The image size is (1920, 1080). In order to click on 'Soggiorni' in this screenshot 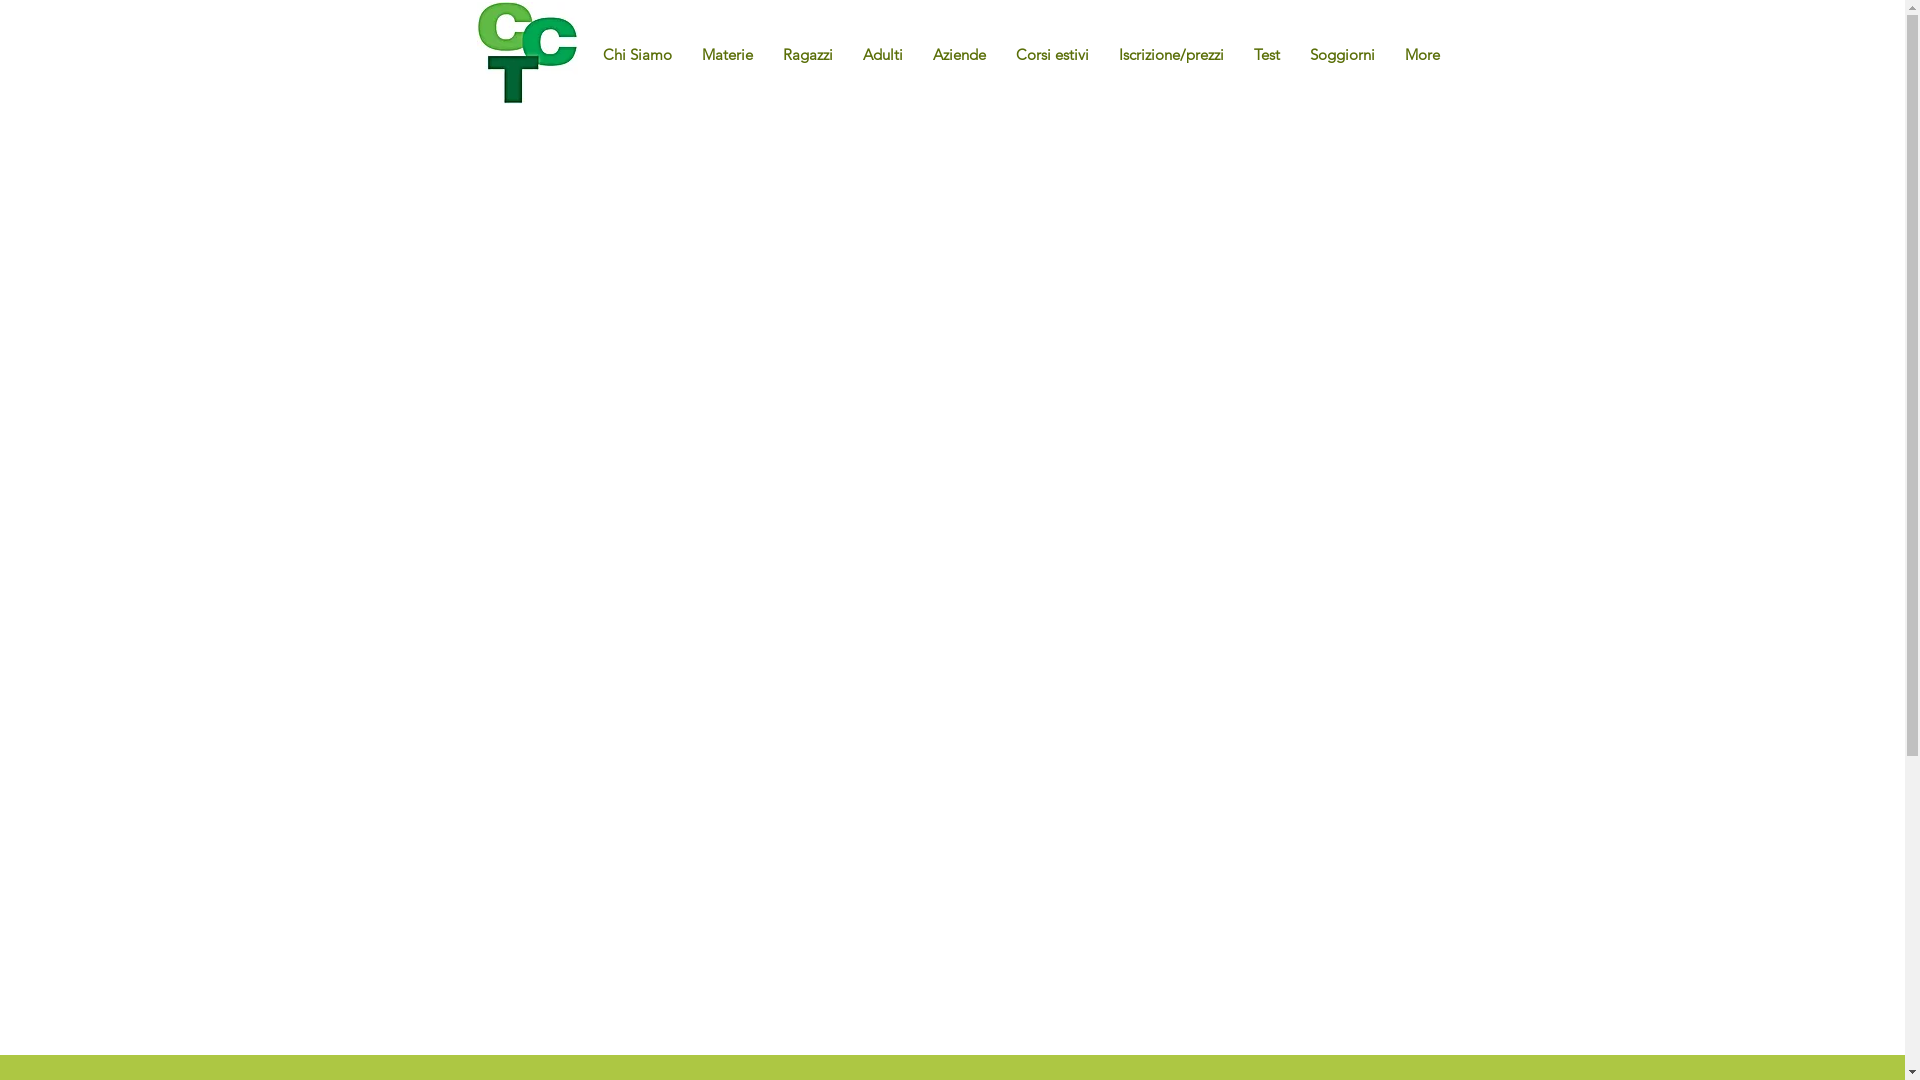, I will do `click(1341, 53)`.